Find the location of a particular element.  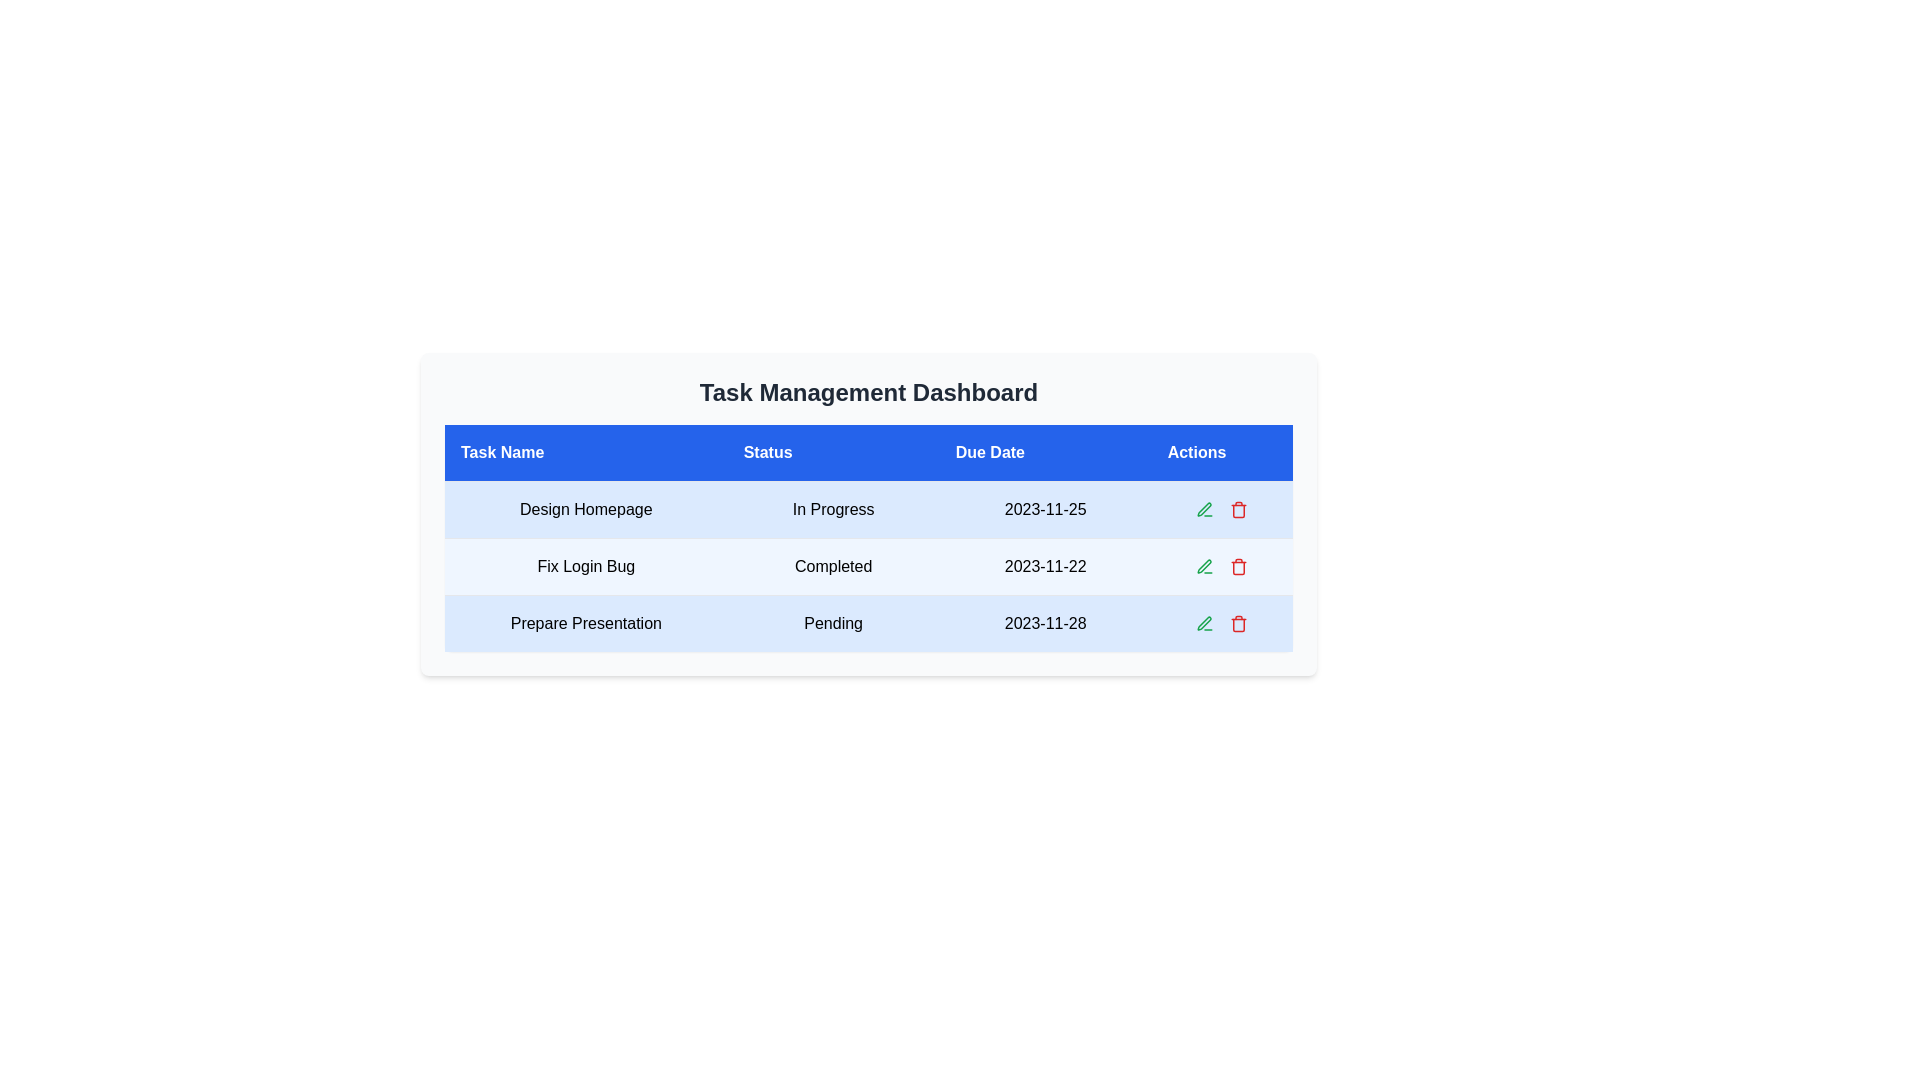

date displayed in the Text Label indicating the due date '2023-11-28' for the task 'Prepare Presentation', located in the third row under the 'Due Date' column is located at coordinates (1044, 622).